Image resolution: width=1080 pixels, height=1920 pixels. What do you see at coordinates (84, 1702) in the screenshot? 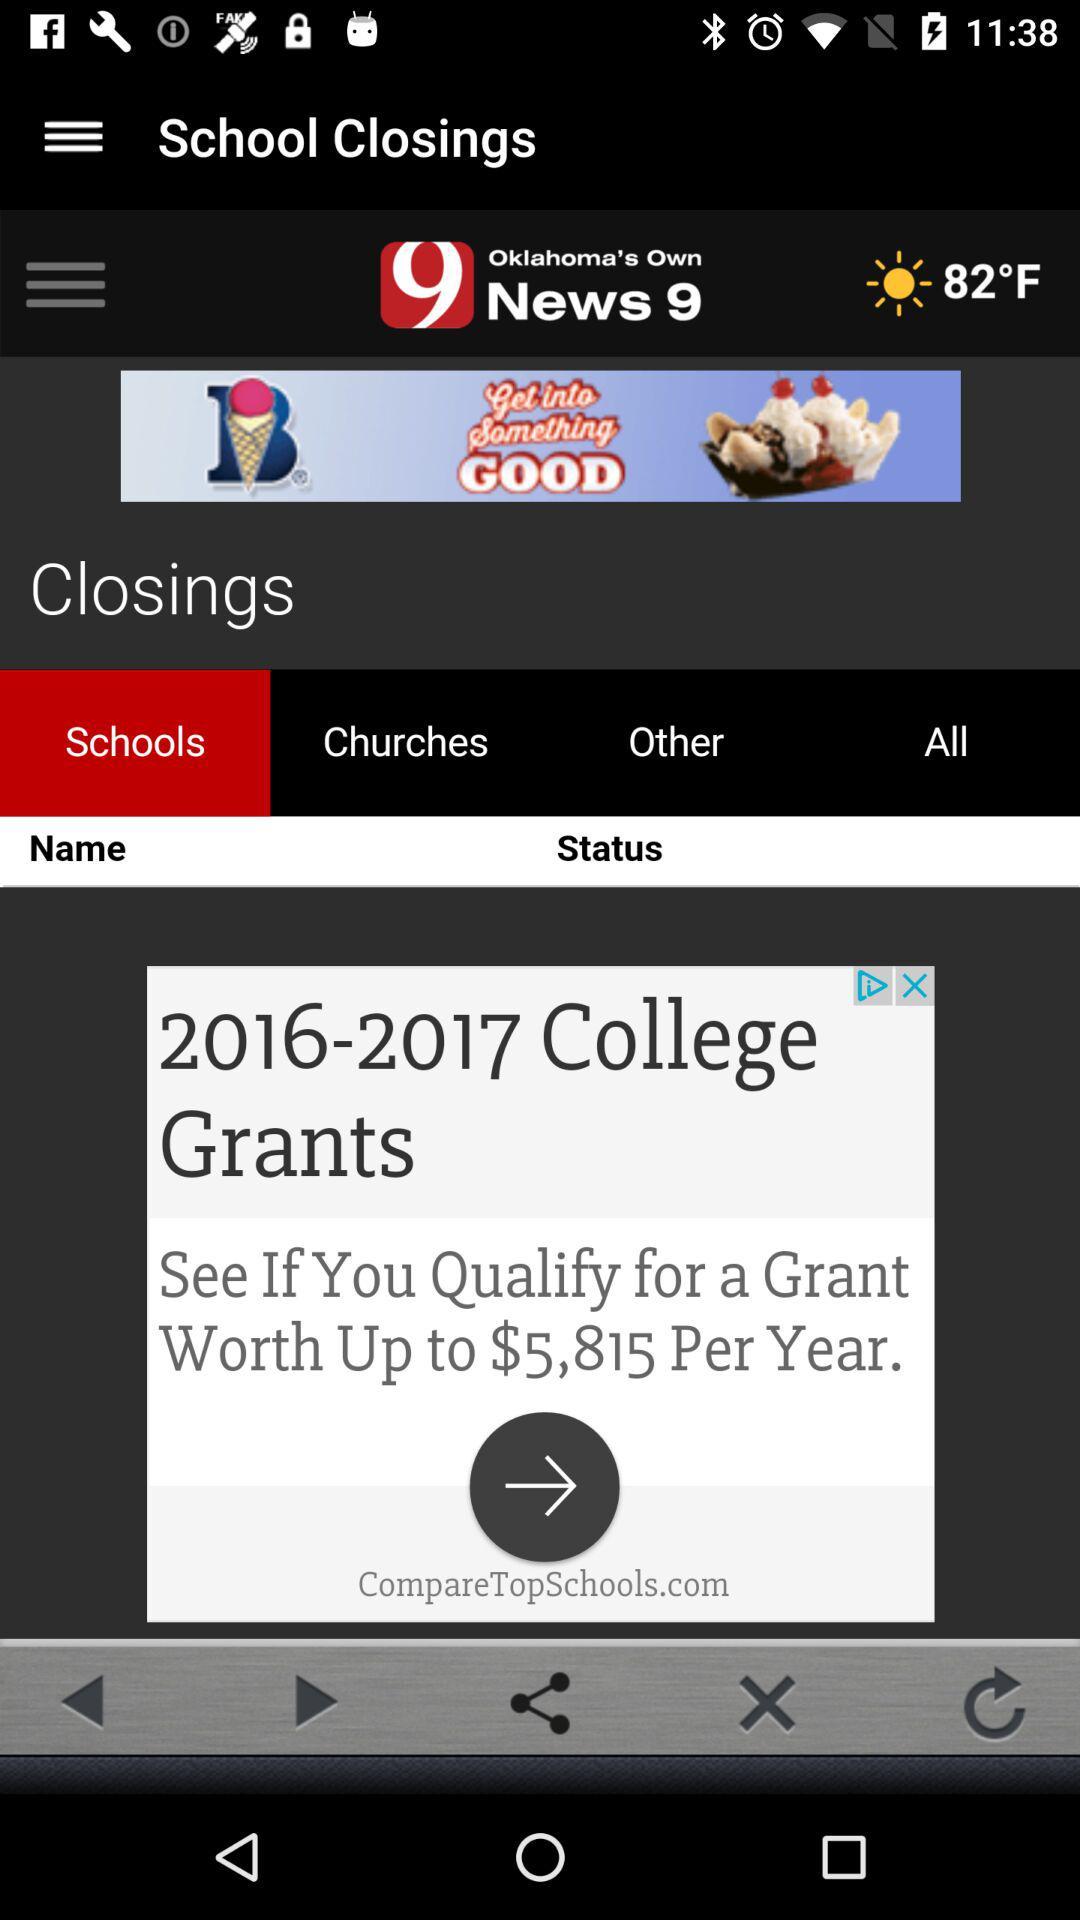
I see `go back` at bounding box center [84, 1702].